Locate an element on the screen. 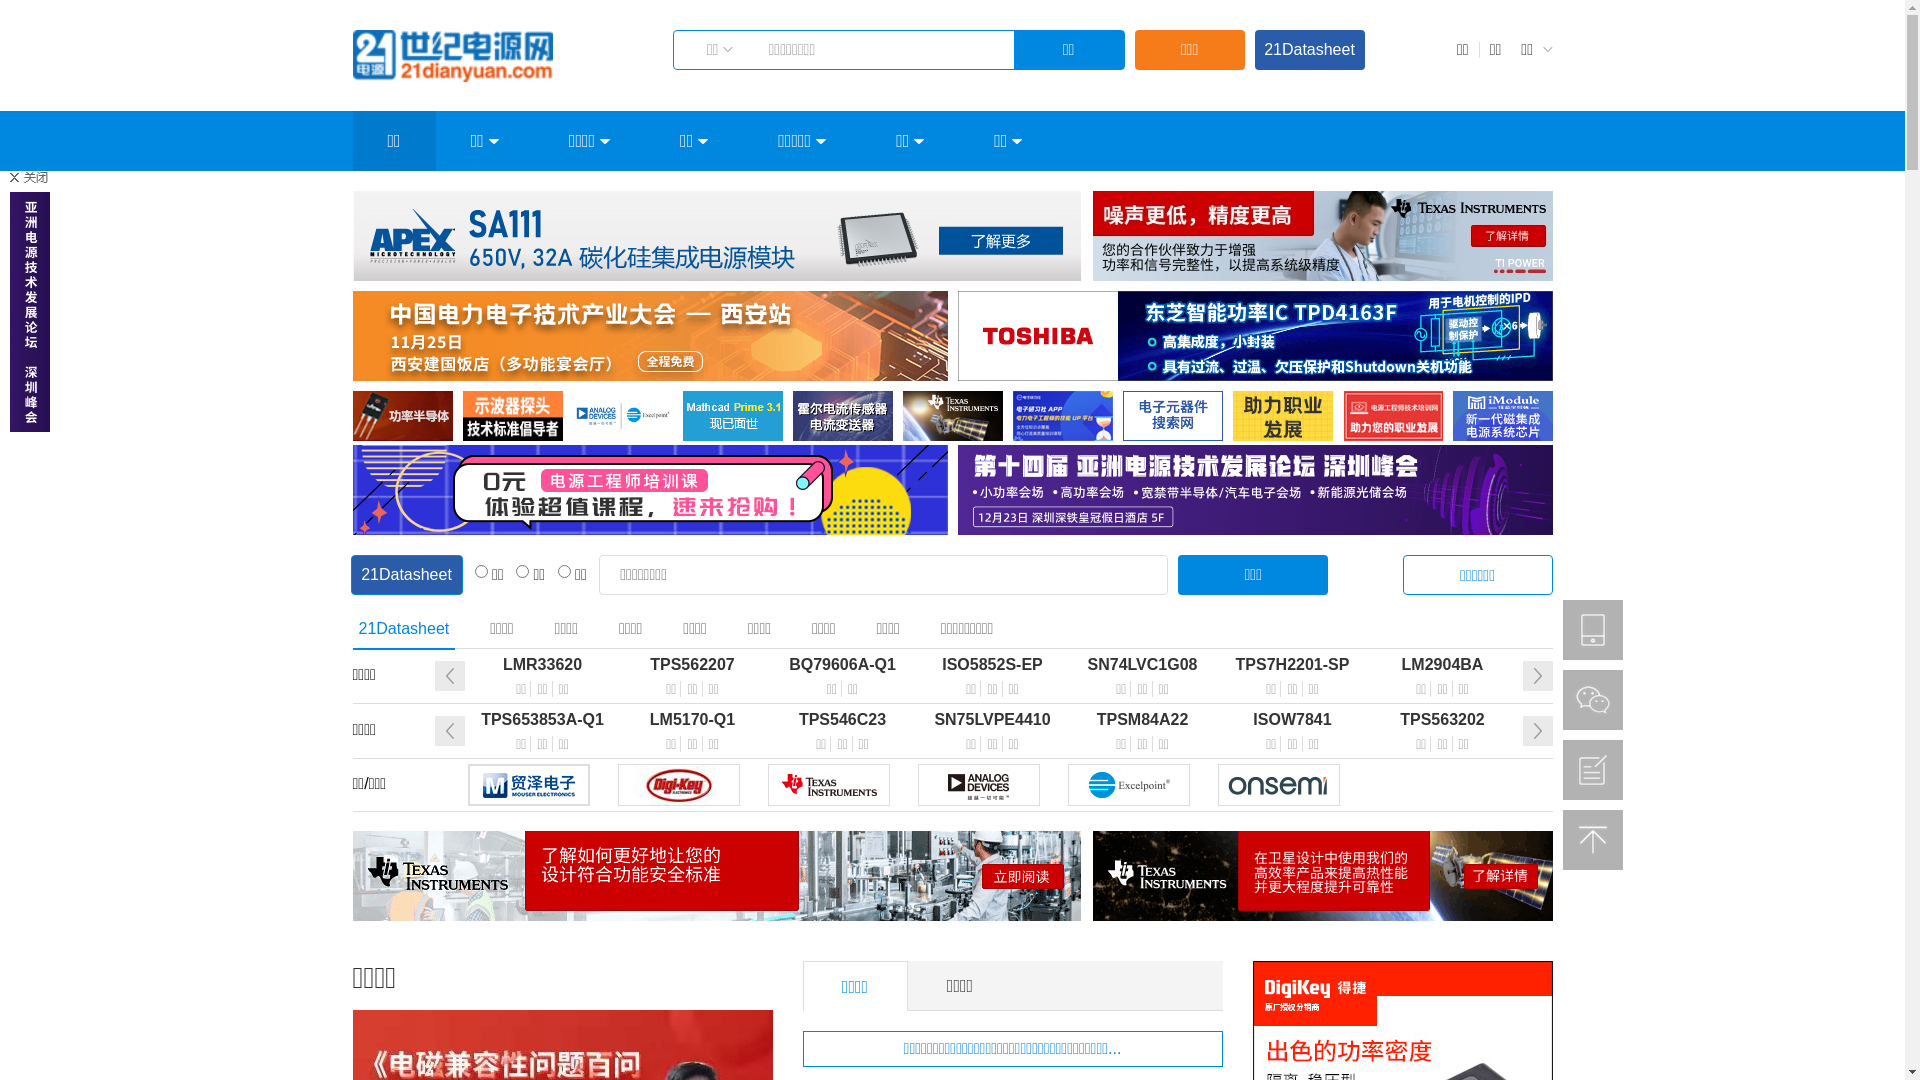  'Digi-Key' is located at coordinates (678, 784).